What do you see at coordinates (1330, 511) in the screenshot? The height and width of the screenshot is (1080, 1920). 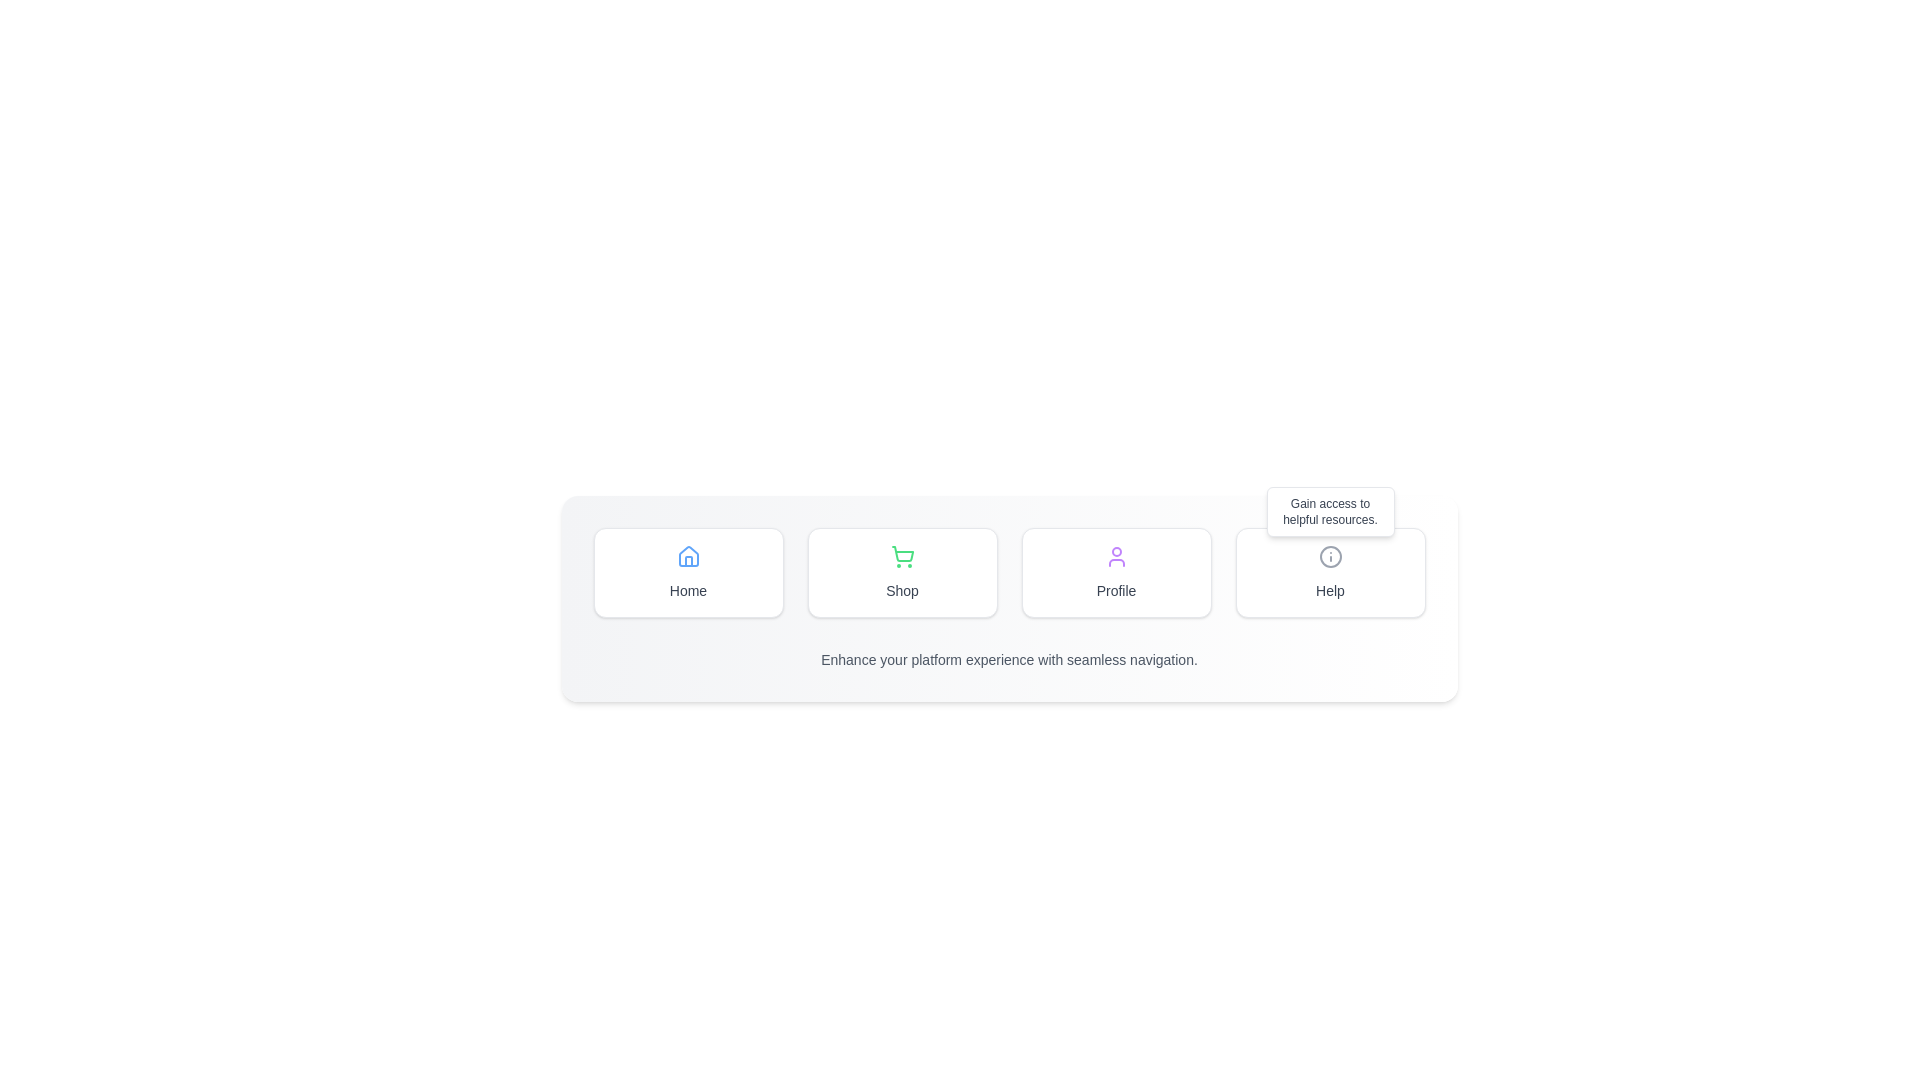 I see `the tooltip or contextual information box that is displayed above the 'Help' button, which features an information icon and the text 'Help.'` at bounding box center [1330, 511].